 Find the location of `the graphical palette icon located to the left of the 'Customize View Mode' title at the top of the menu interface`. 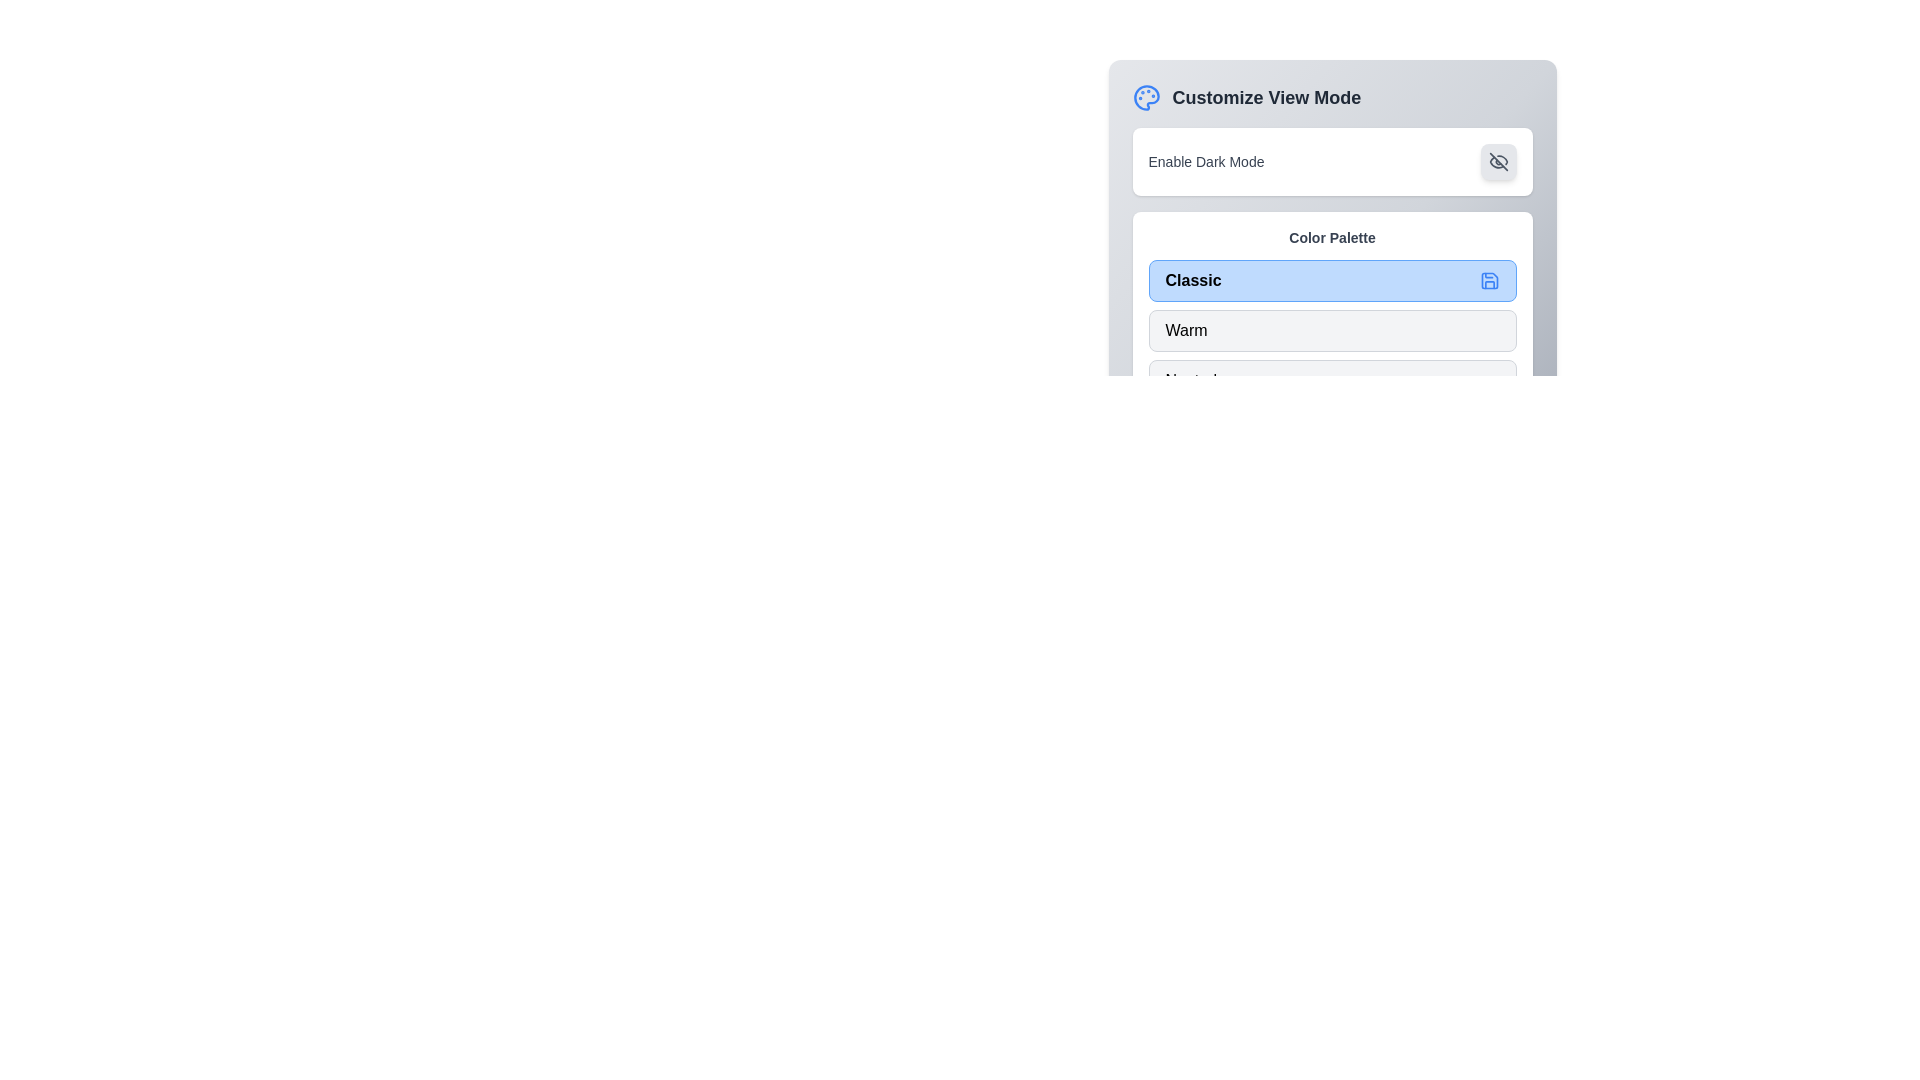

the graphical palette icon located to the left of the 'Customize View Mode' title at the top of the menu interface is located at coordinates (1146, 97).